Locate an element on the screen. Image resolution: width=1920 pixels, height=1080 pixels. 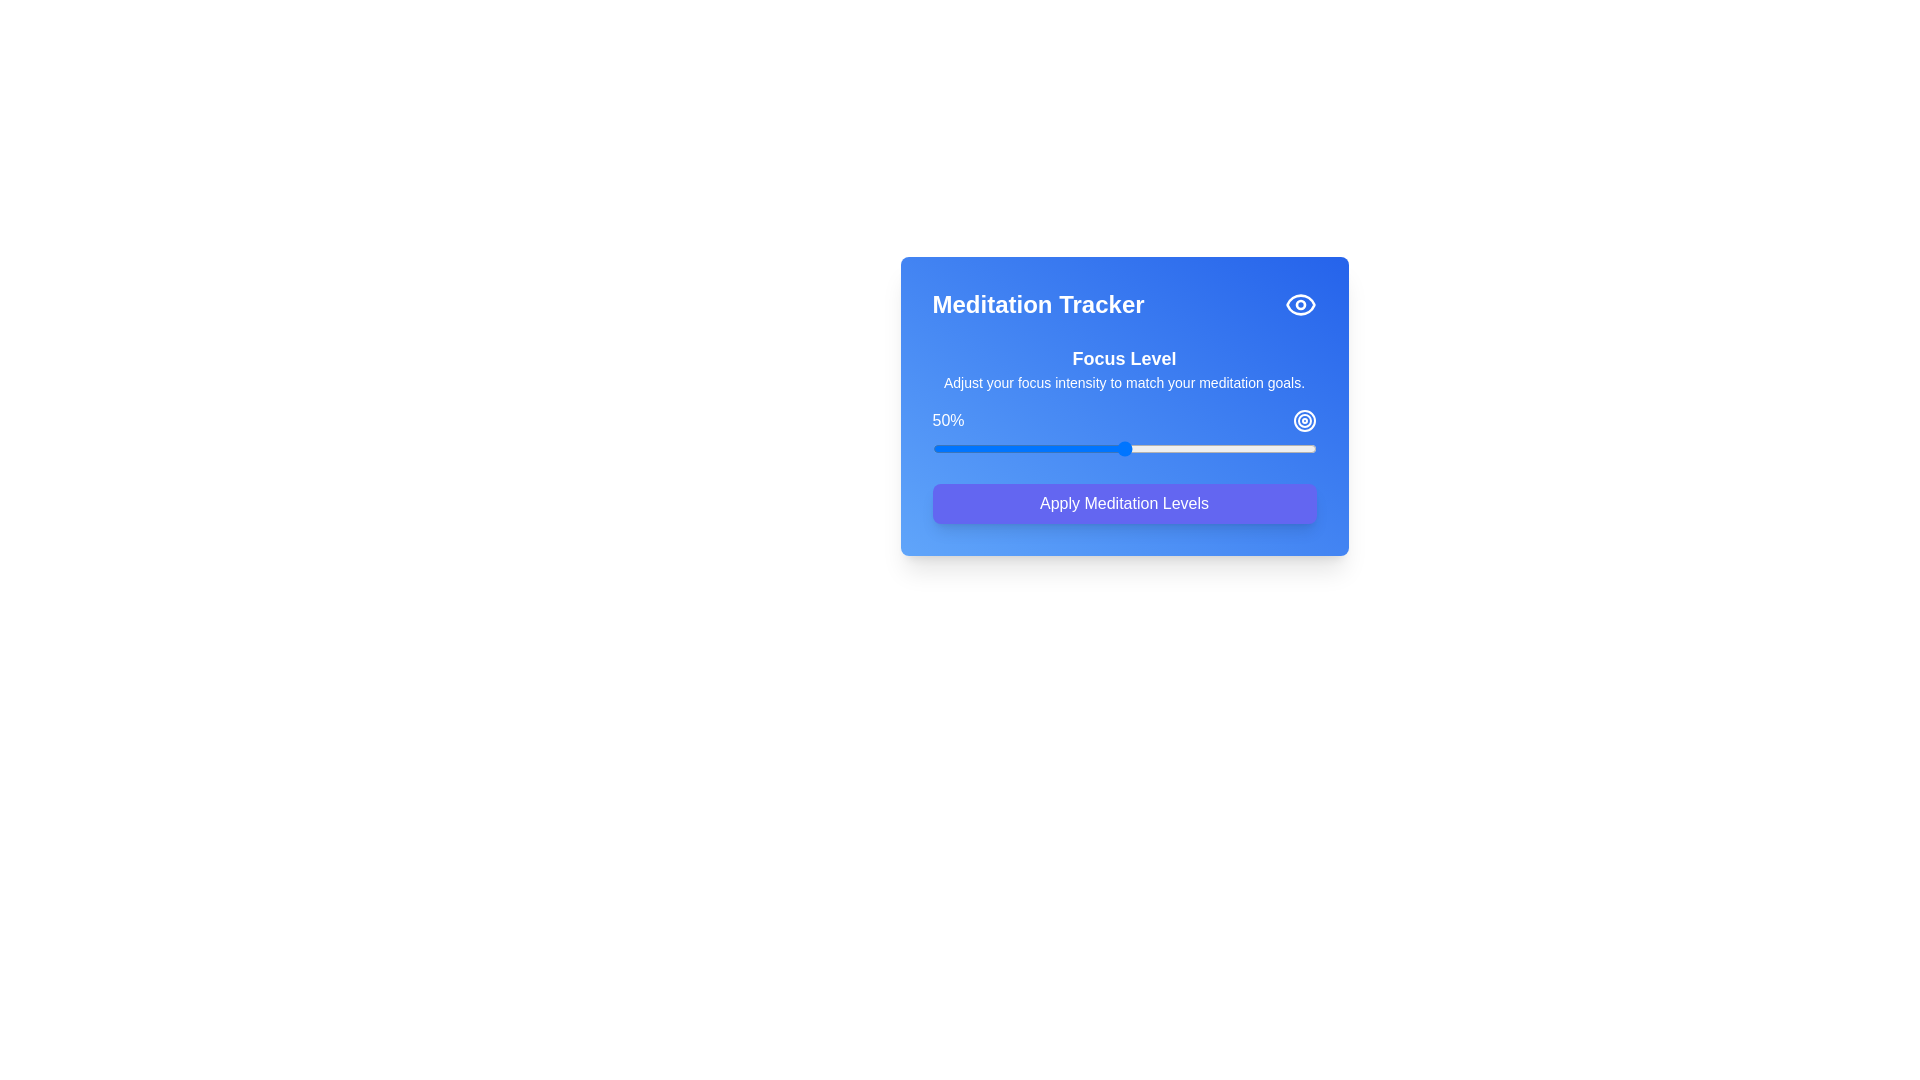
the Text Label that denotes the focus level adjustment feature within the 'Meditation Tracker' modal is located at coordinates (1124, 357).